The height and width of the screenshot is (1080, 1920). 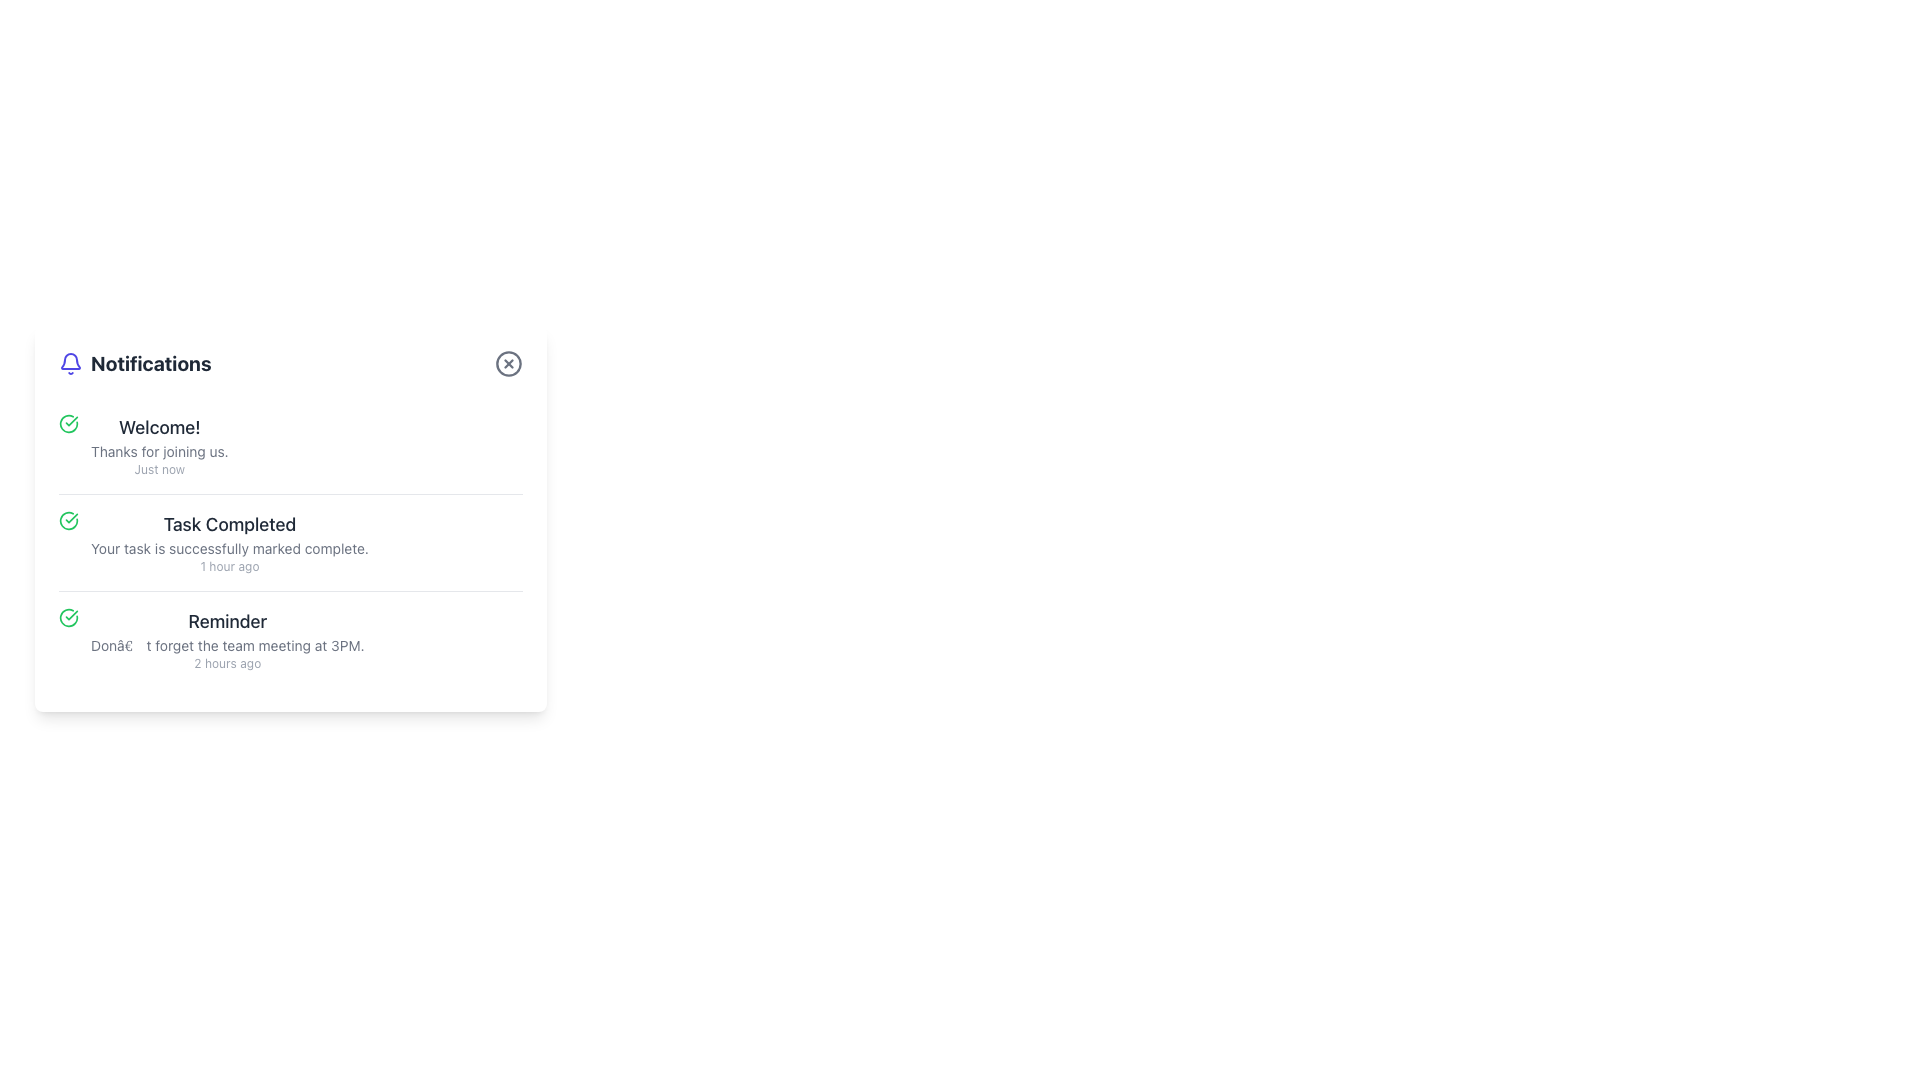 I want to click on the check icon on the completed task notification, which is the second notification in the panel, so click(x=290, y=542).